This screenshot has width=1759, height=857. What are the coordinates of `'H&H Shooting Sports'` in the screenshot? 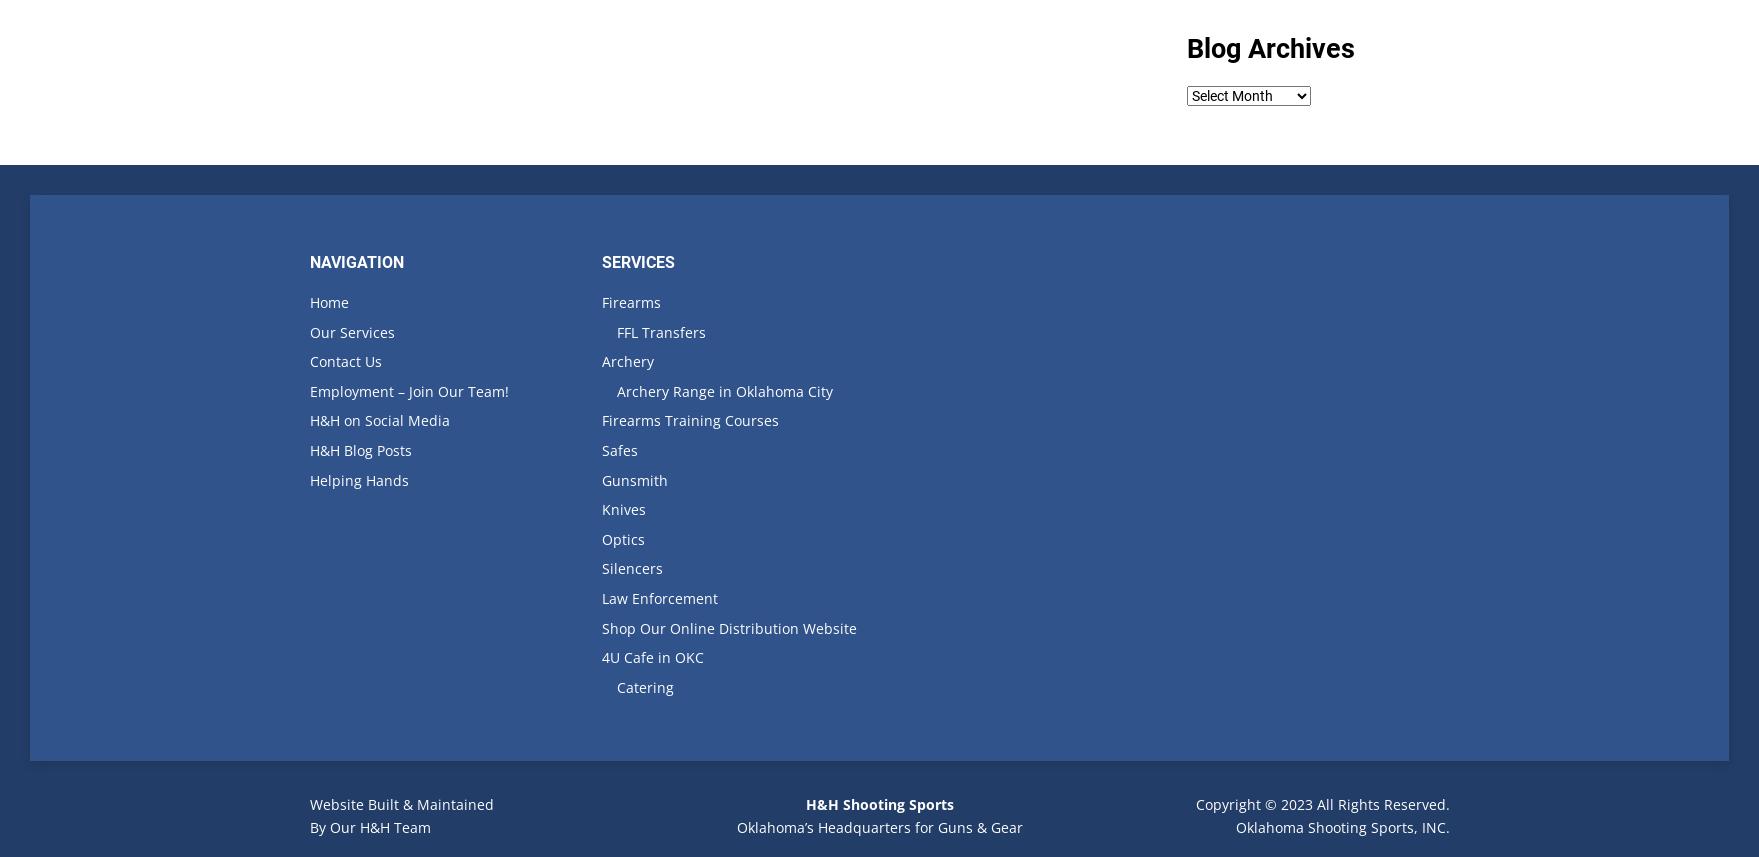 It's located at (878, 804).